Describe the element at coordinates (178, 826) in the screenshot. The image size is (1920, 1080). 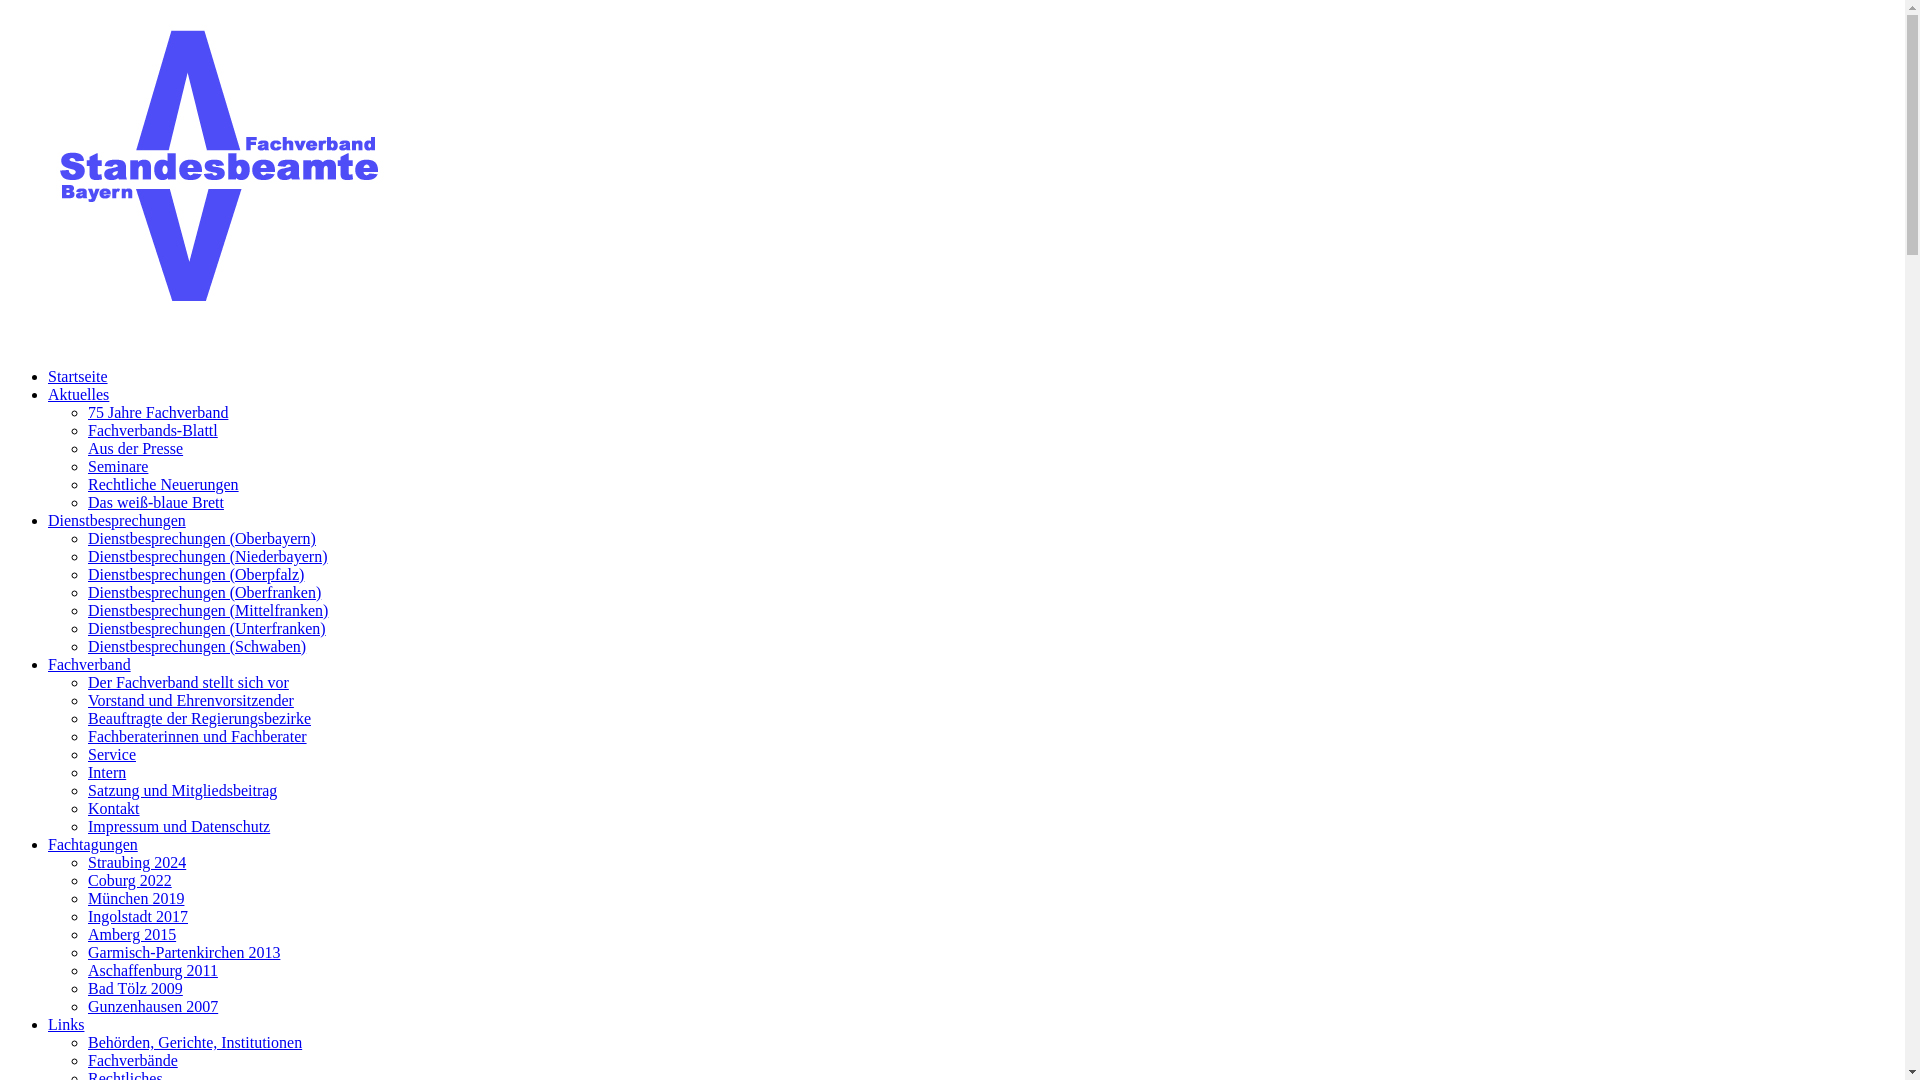
I see `'Impressum und Datenschutz'` at that location.